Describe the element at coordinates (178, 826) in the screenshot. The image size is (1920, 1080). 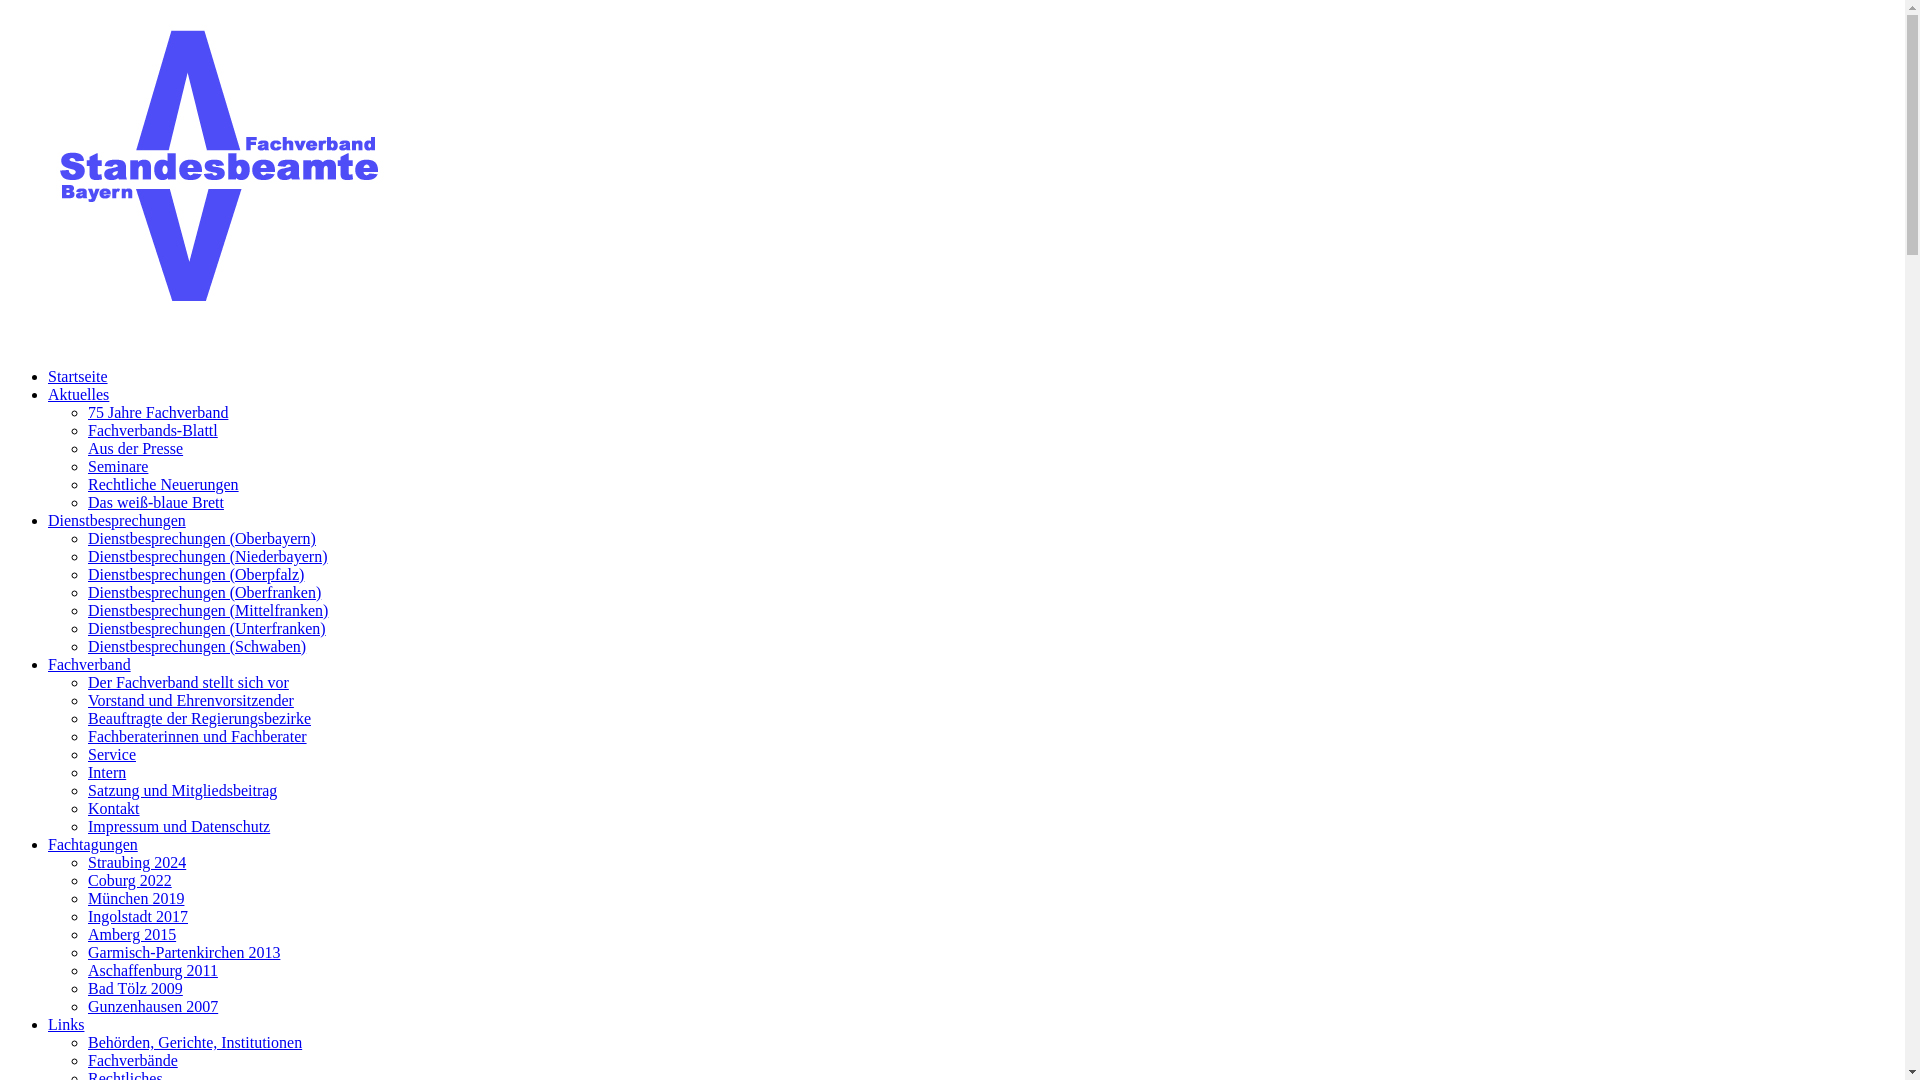
I see `'Impressum und Datenschutz'` at that location.